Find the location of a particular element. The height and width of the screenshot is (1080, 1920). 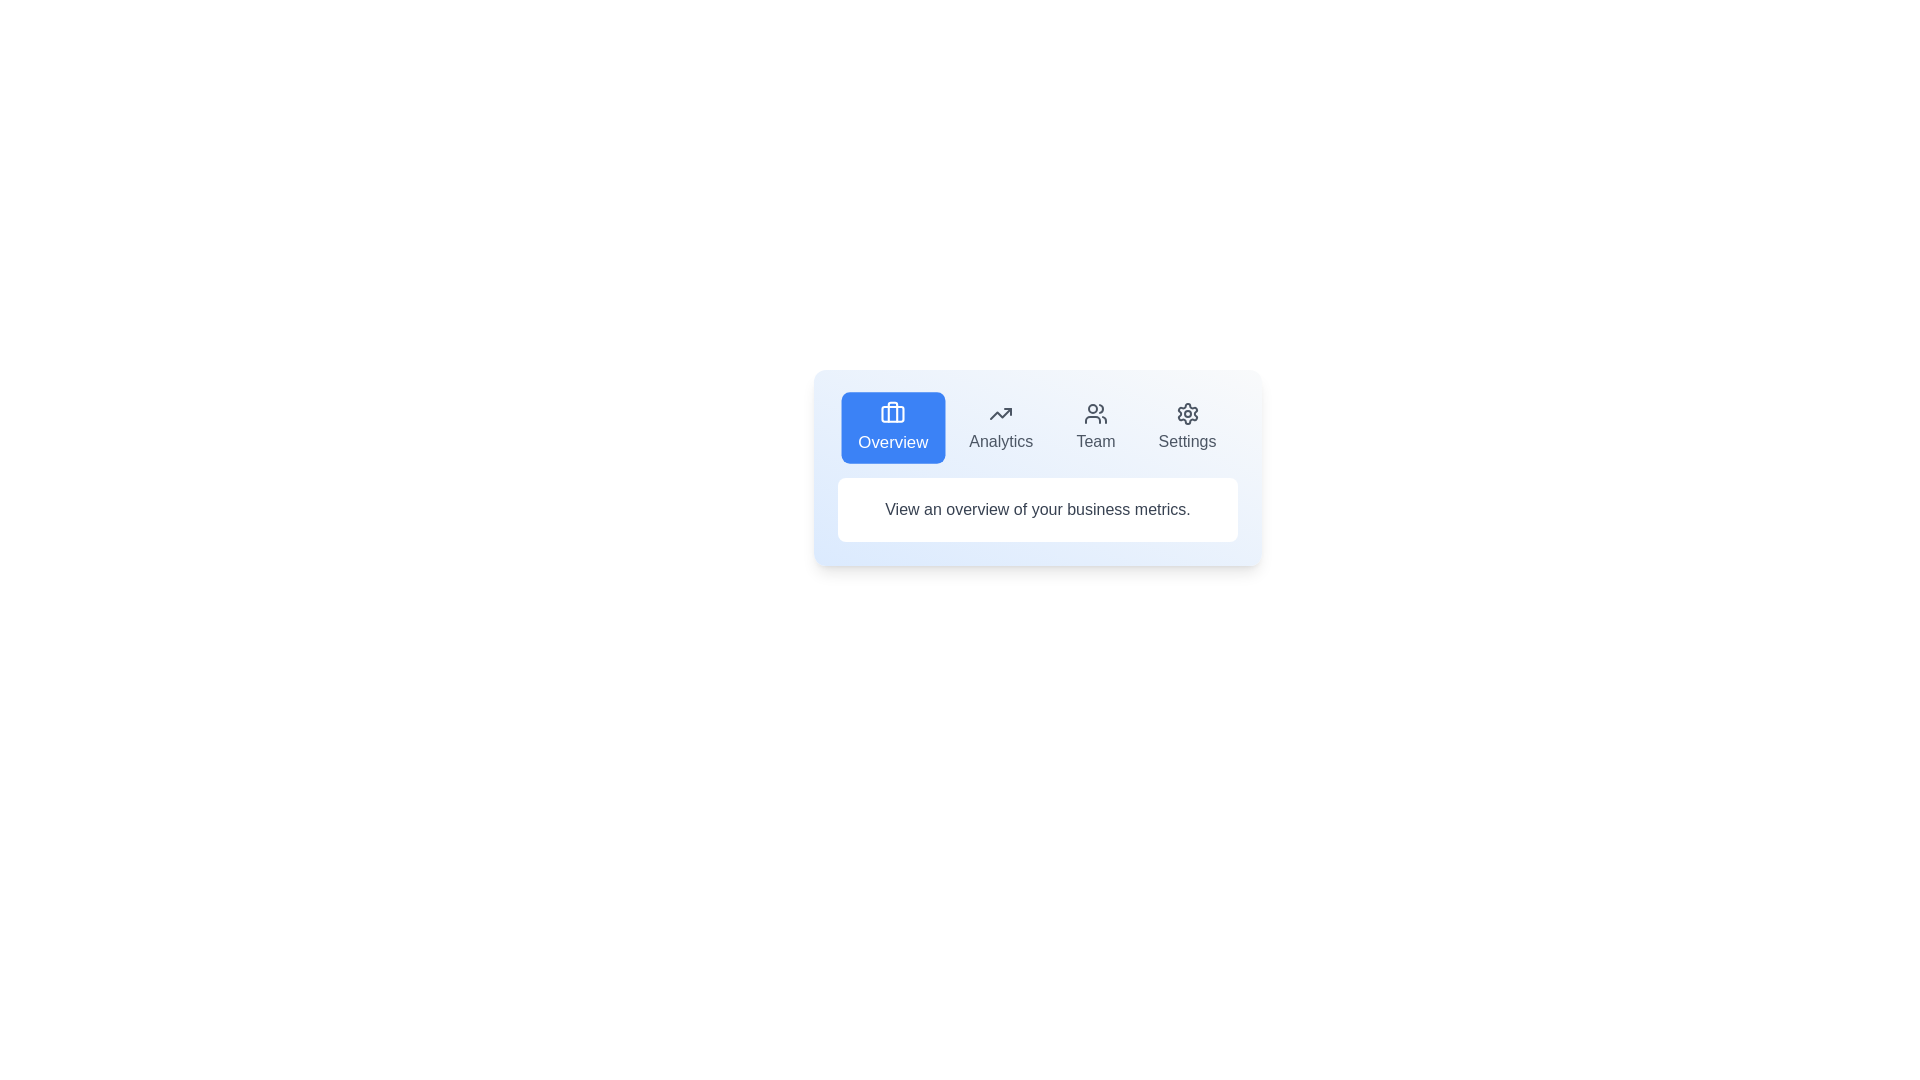

the tab button labeled Settings is located at coordinates (1187, 427).